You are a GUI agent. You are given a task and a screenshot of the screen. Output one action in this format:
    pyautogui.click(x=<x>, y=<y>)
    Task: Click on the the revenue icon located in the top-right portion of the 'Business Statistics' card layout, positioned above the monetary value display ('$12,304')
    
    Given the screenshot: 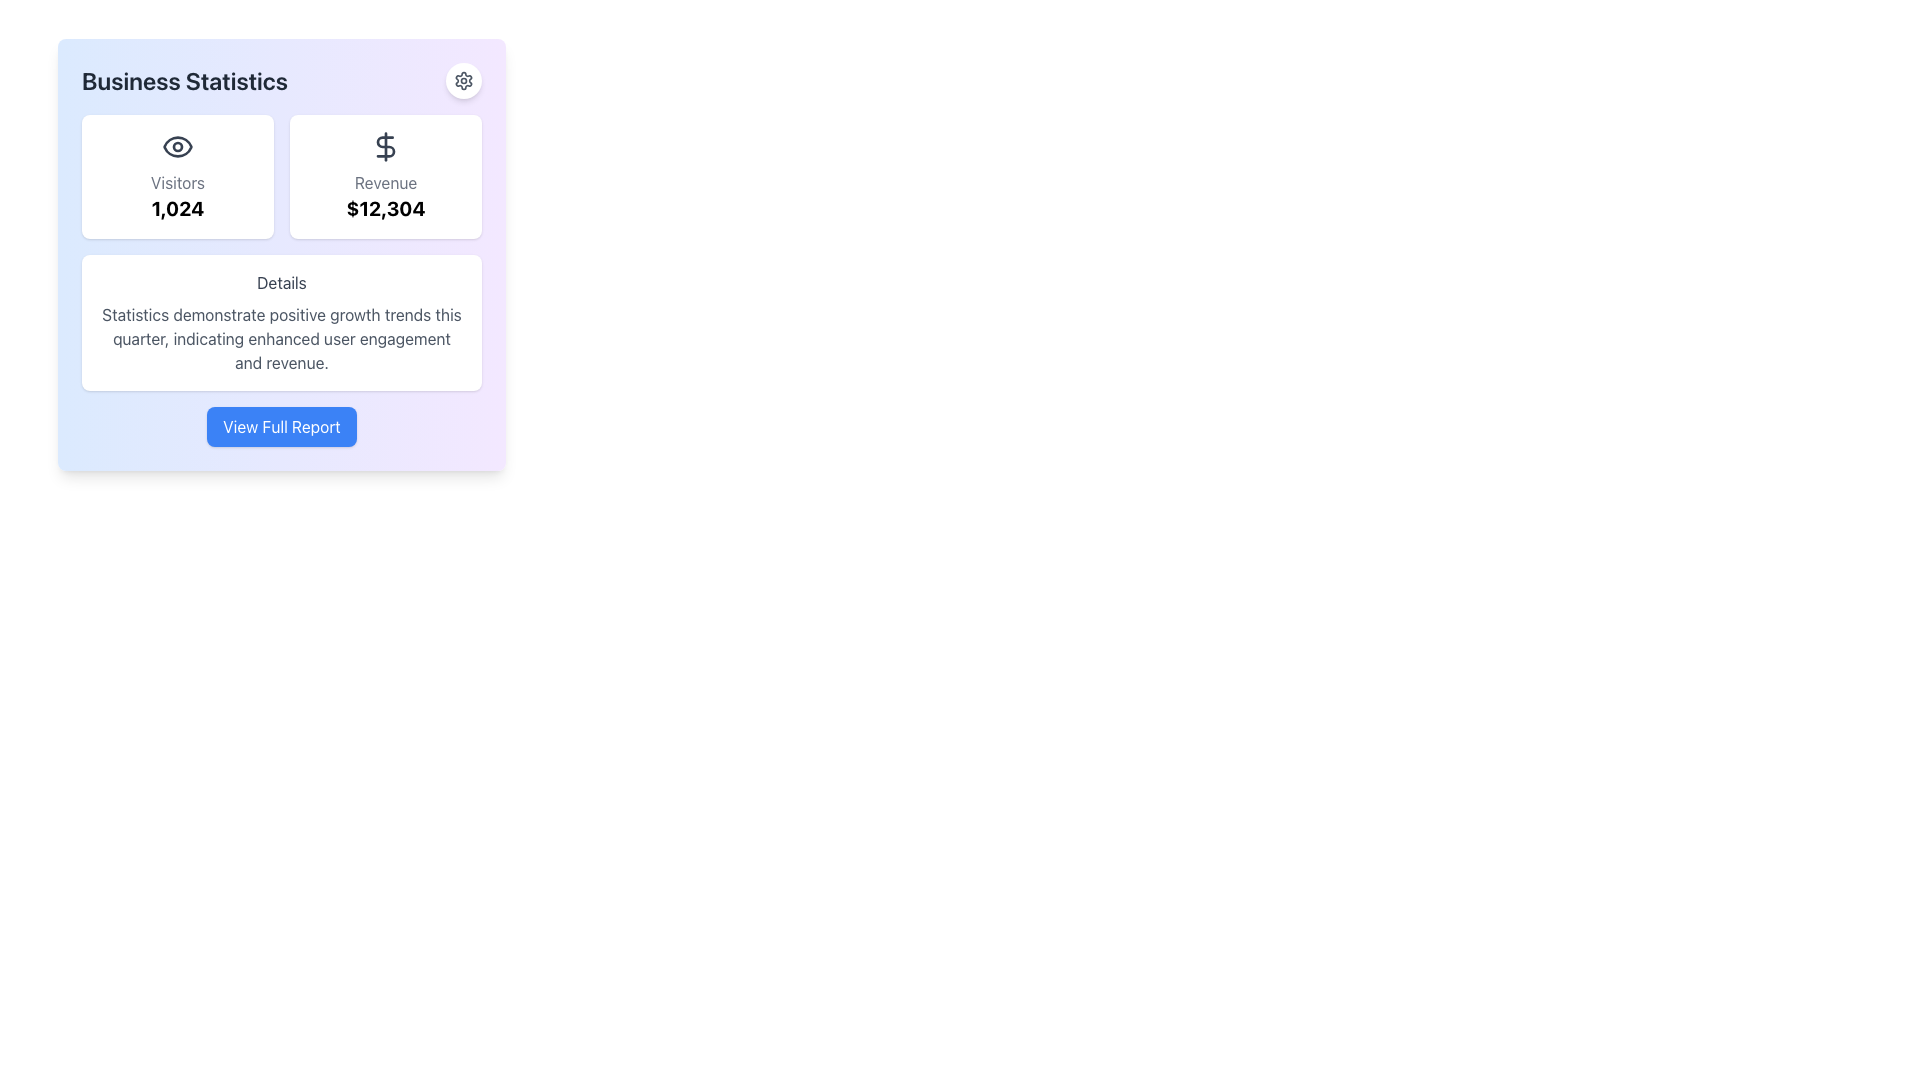 What is the action you would take?
    pyautogui.click(x=385, y=145)
    